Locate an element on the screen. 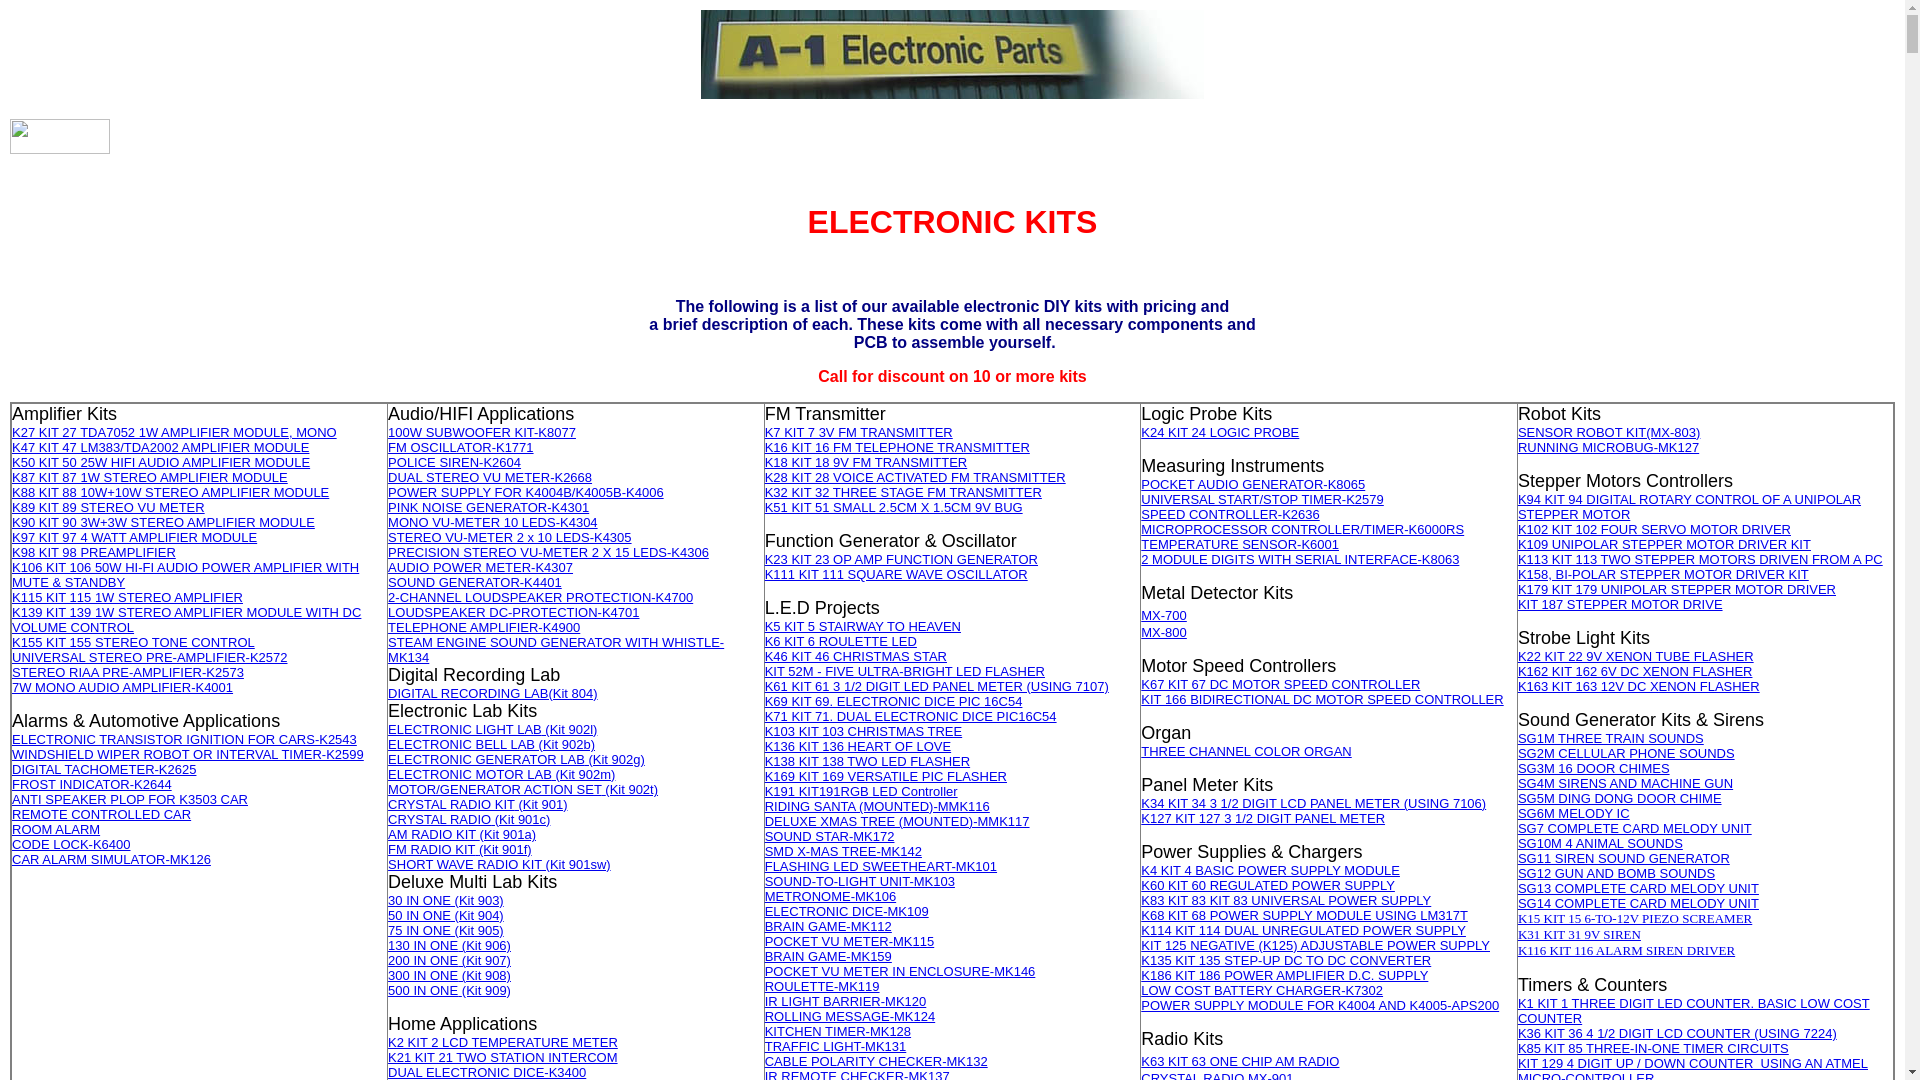 The width and height of the screenshot is (1920, 1080). 'K50 KIT 50 25W HIFI AUDIO AMPLIFIER MODULE' is located at coordinates (161, 462).